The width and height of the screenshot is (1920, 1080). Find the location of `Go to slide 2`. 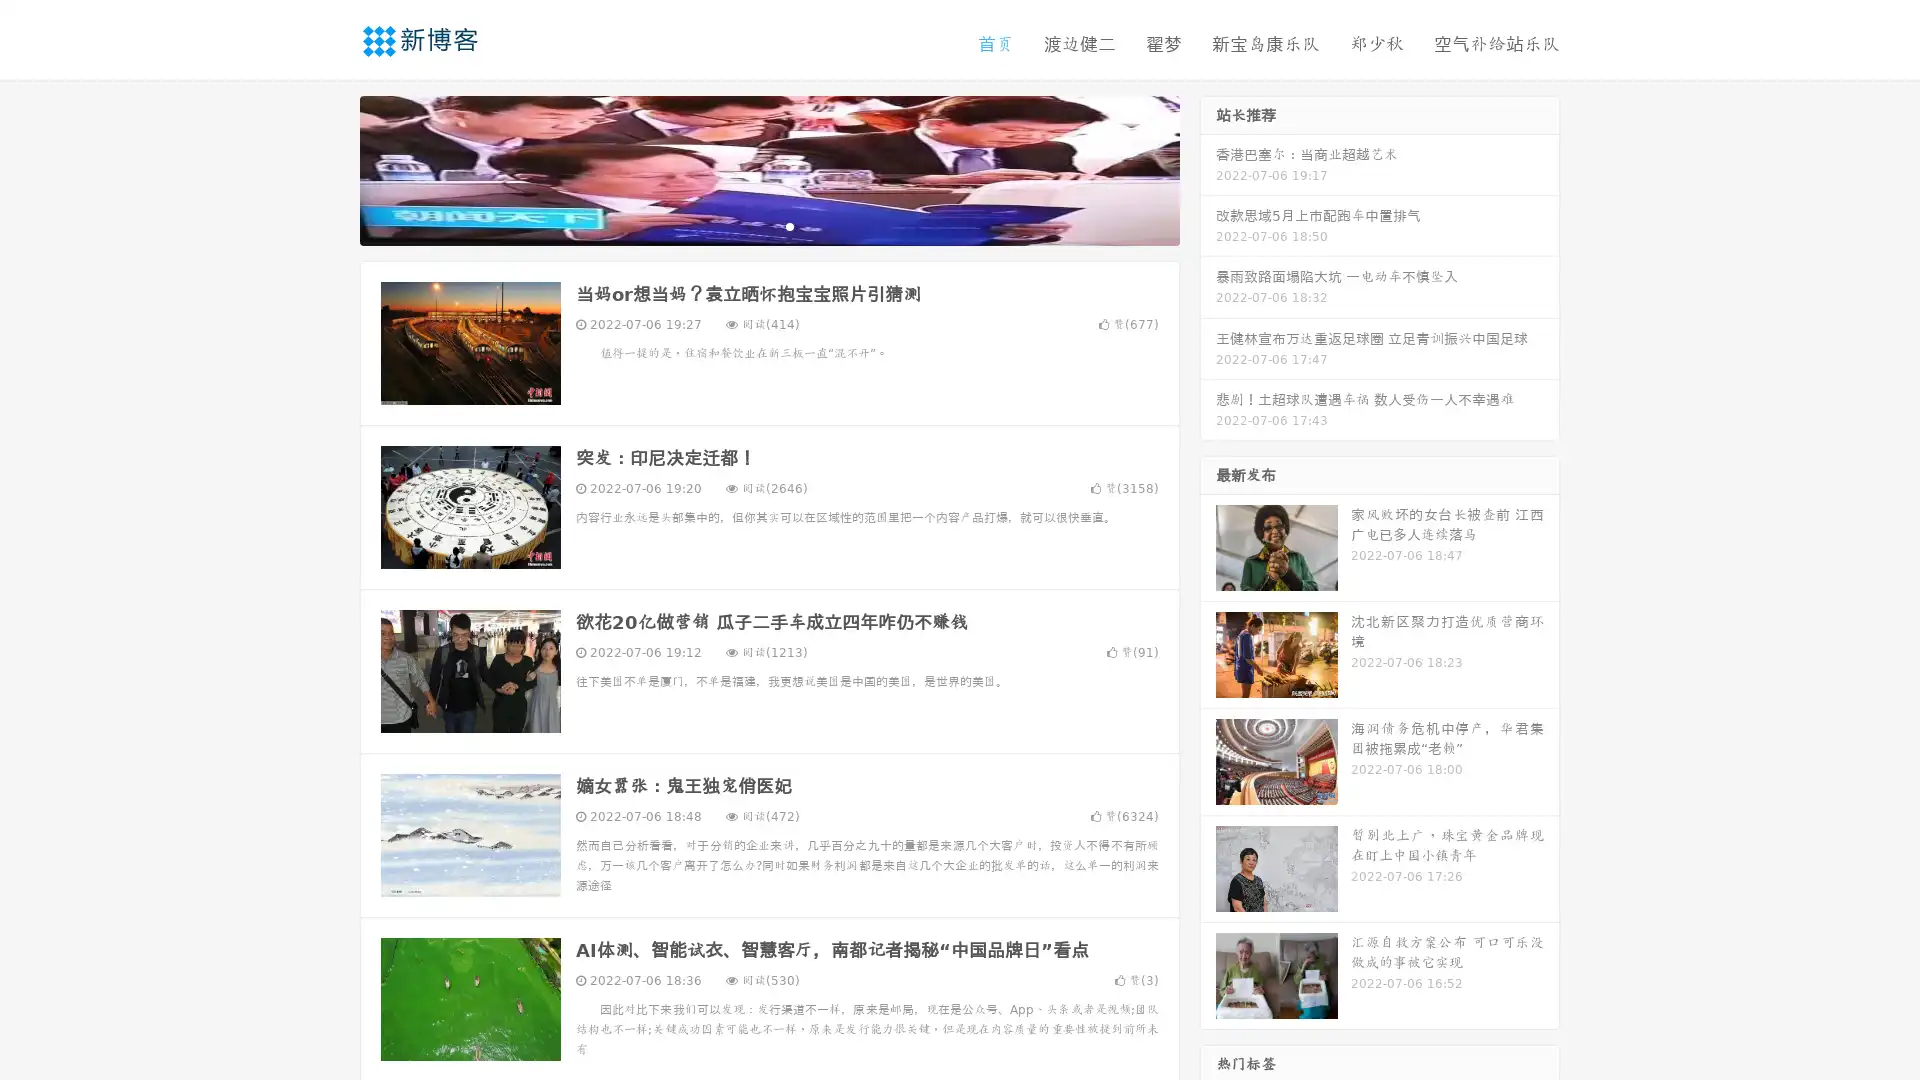

Go to slide 2 is located at coordinates (768, 225).